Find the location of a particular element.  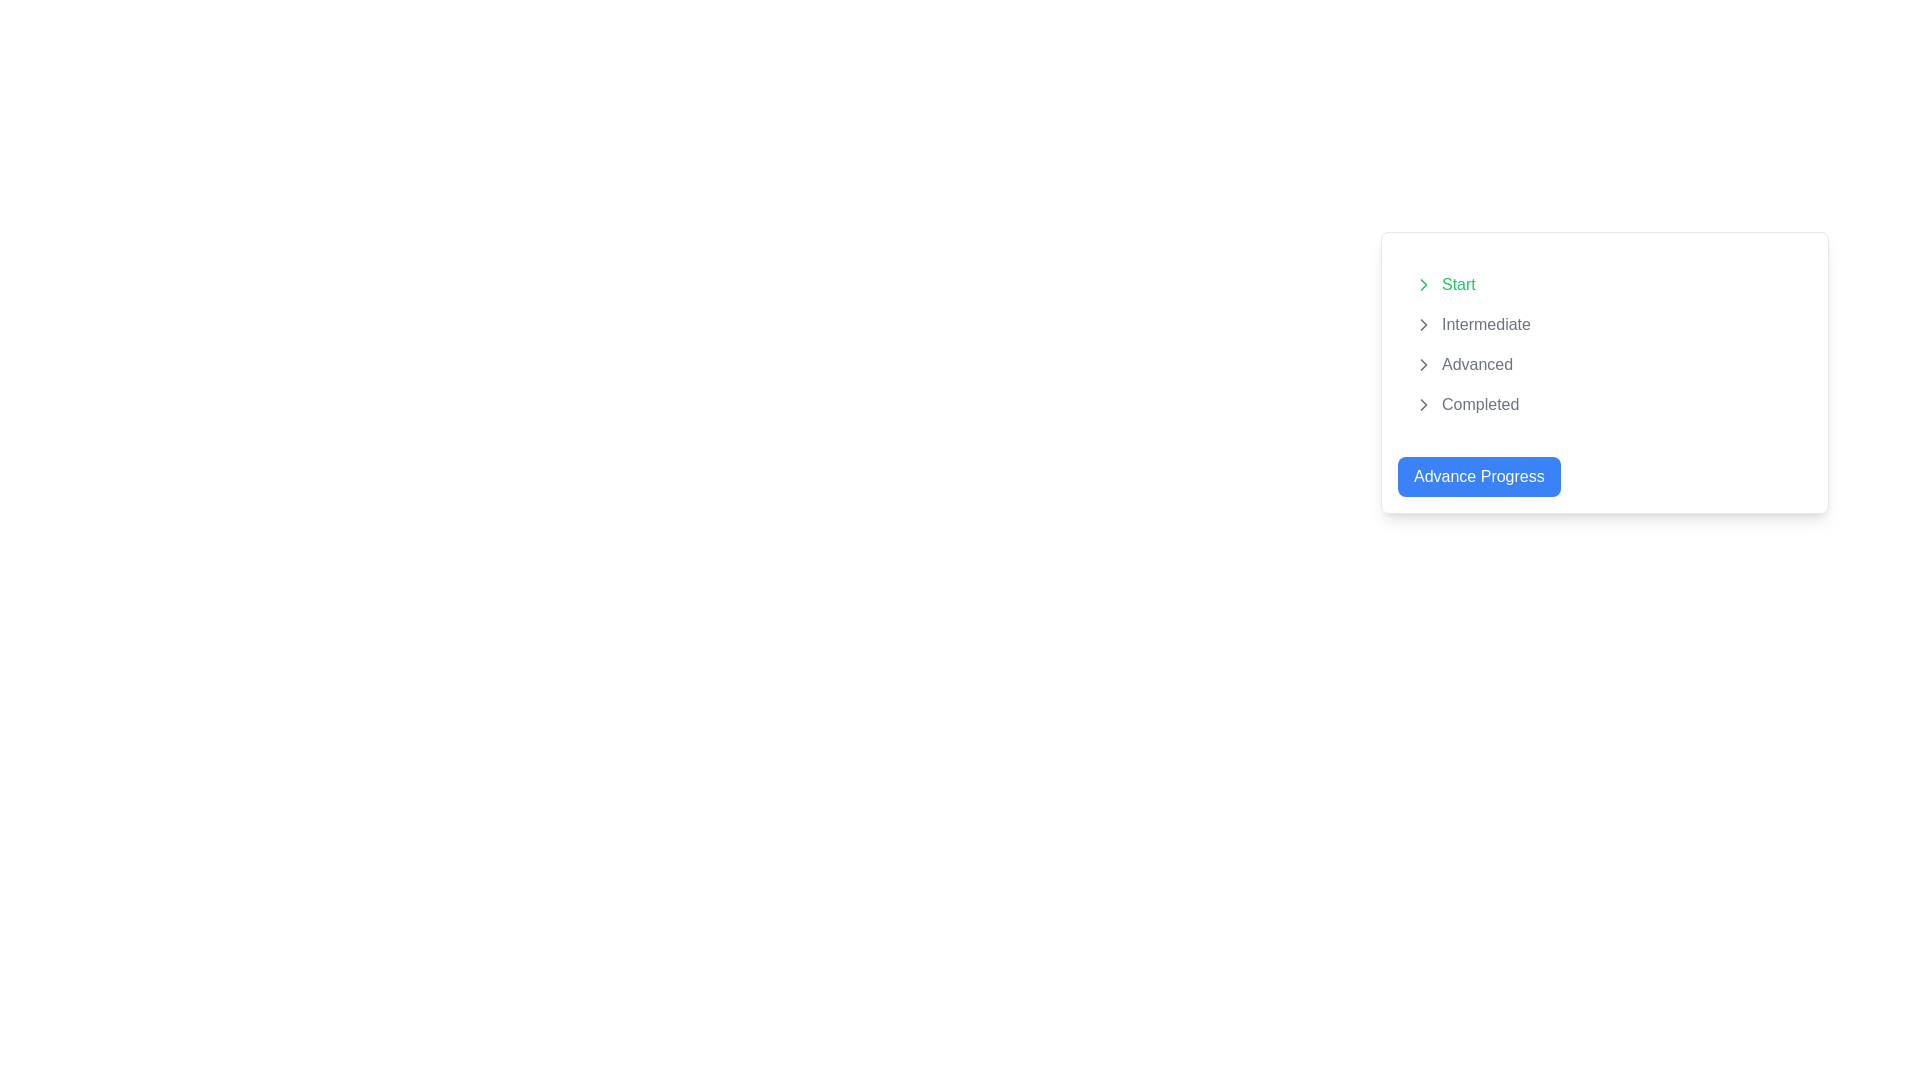

the chevron-right arrow icon that is positioned next to the 'Intermediate' label in the interface is located at coordinates (1423, 323).